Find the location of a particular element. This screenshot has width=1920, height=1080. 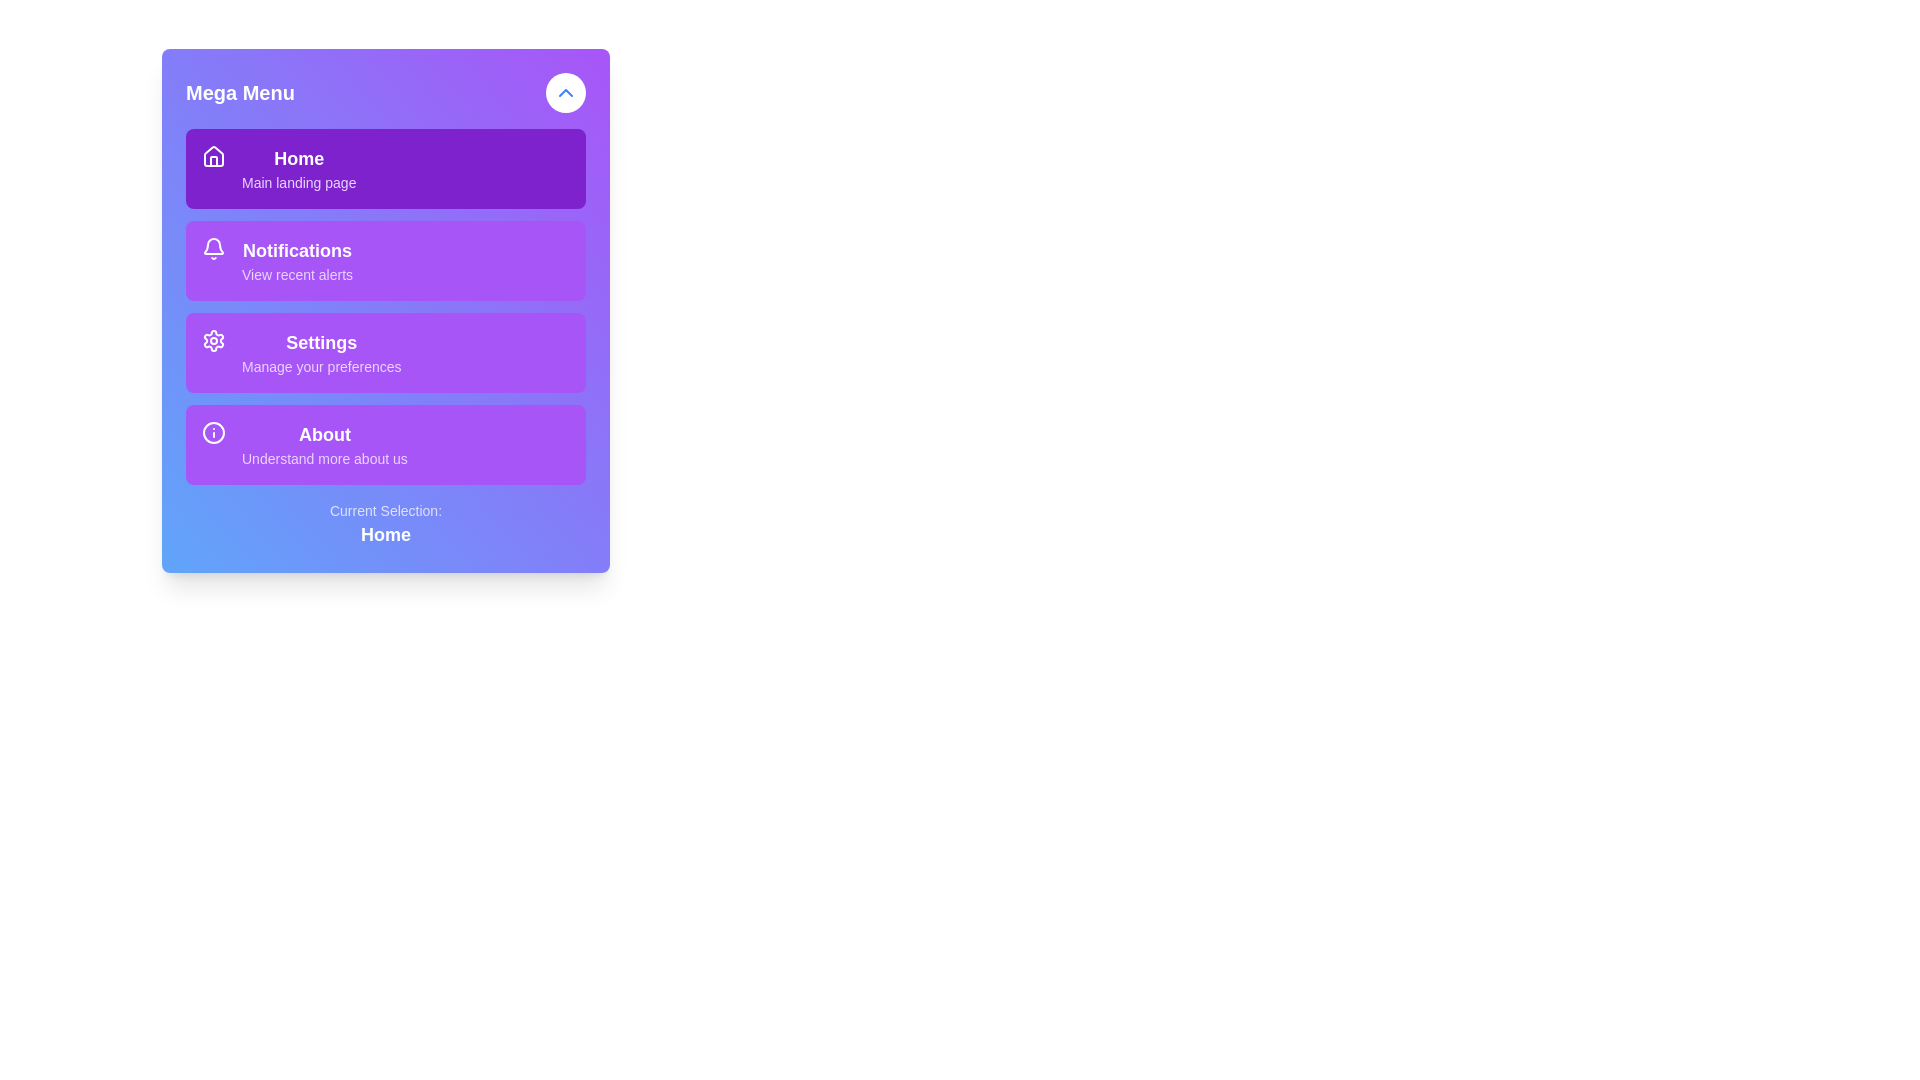

the notifications icon, which is the second icon from the top in the vertical menu, located directly below the 'Home' menu item and above the 'Settings' menu item is located at coordinates (214, 245).